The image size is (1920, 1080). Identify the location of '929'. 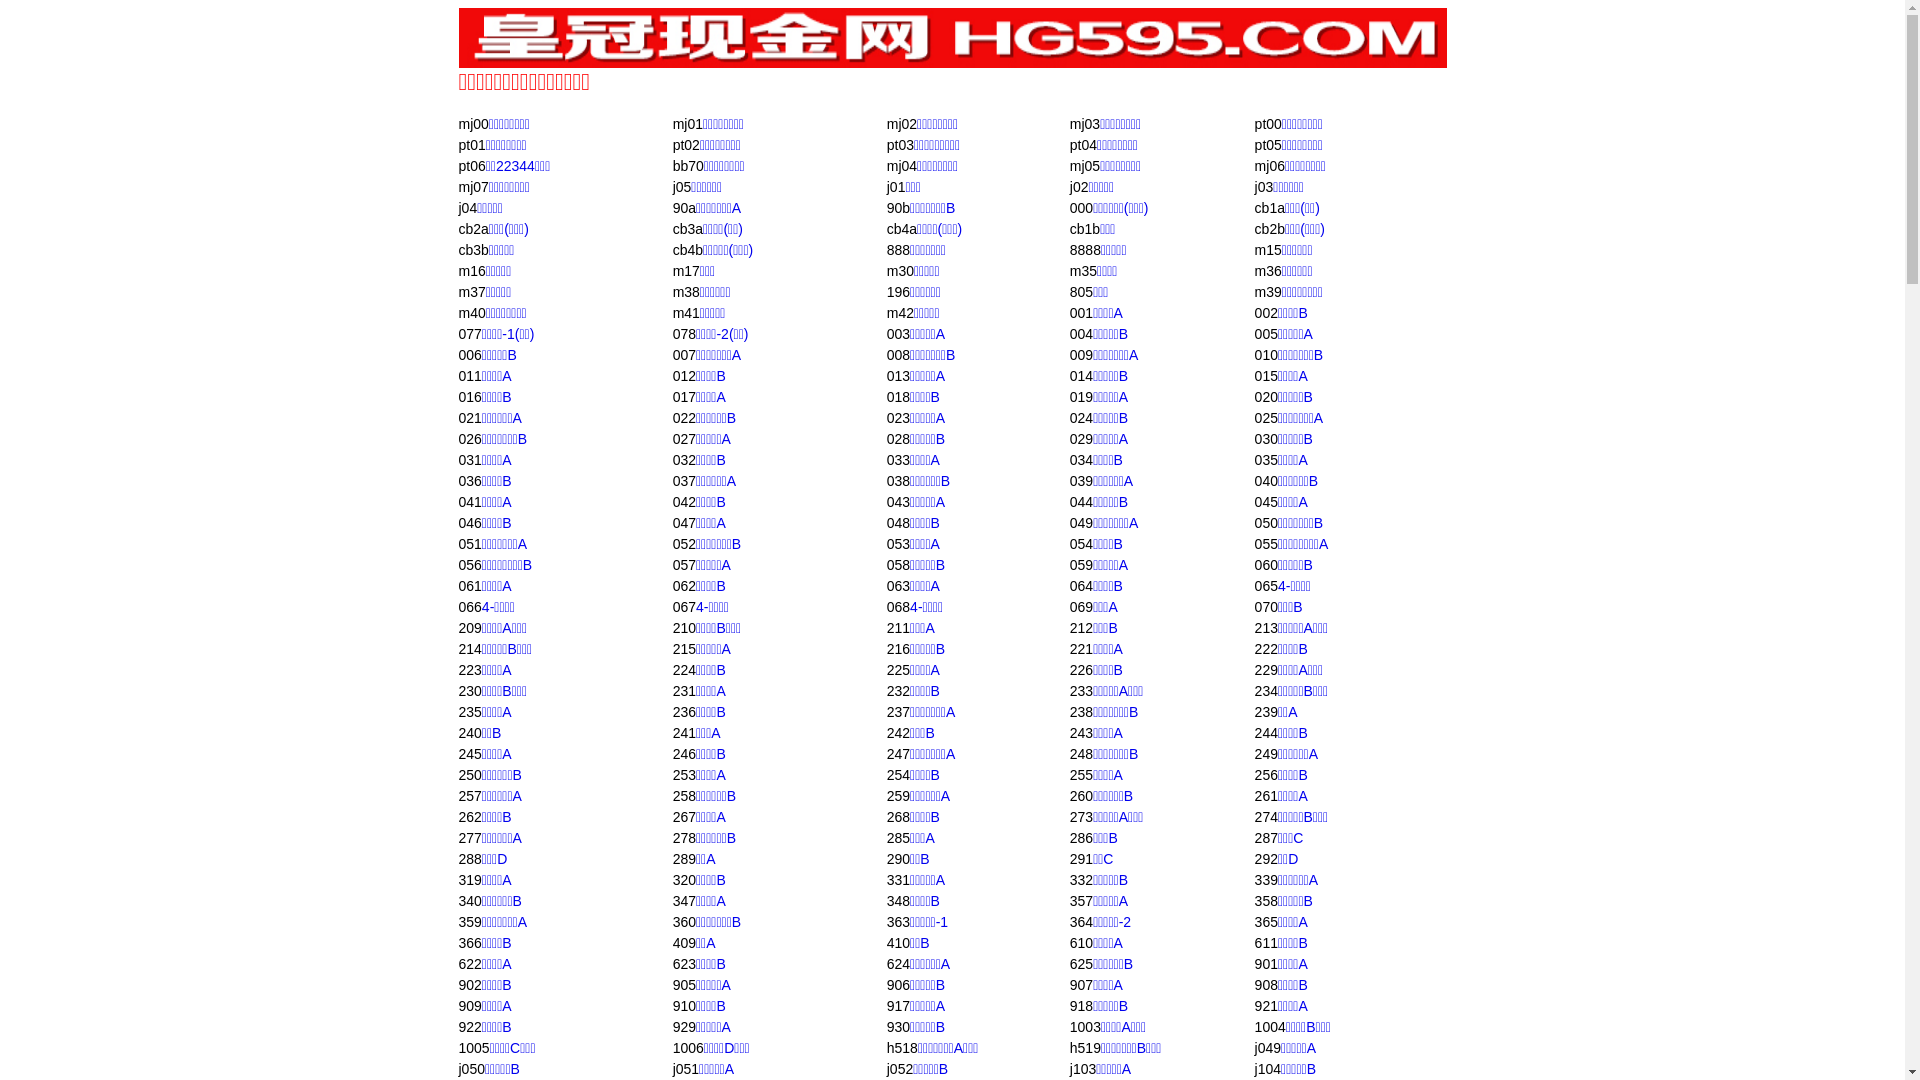
(684, 1026).